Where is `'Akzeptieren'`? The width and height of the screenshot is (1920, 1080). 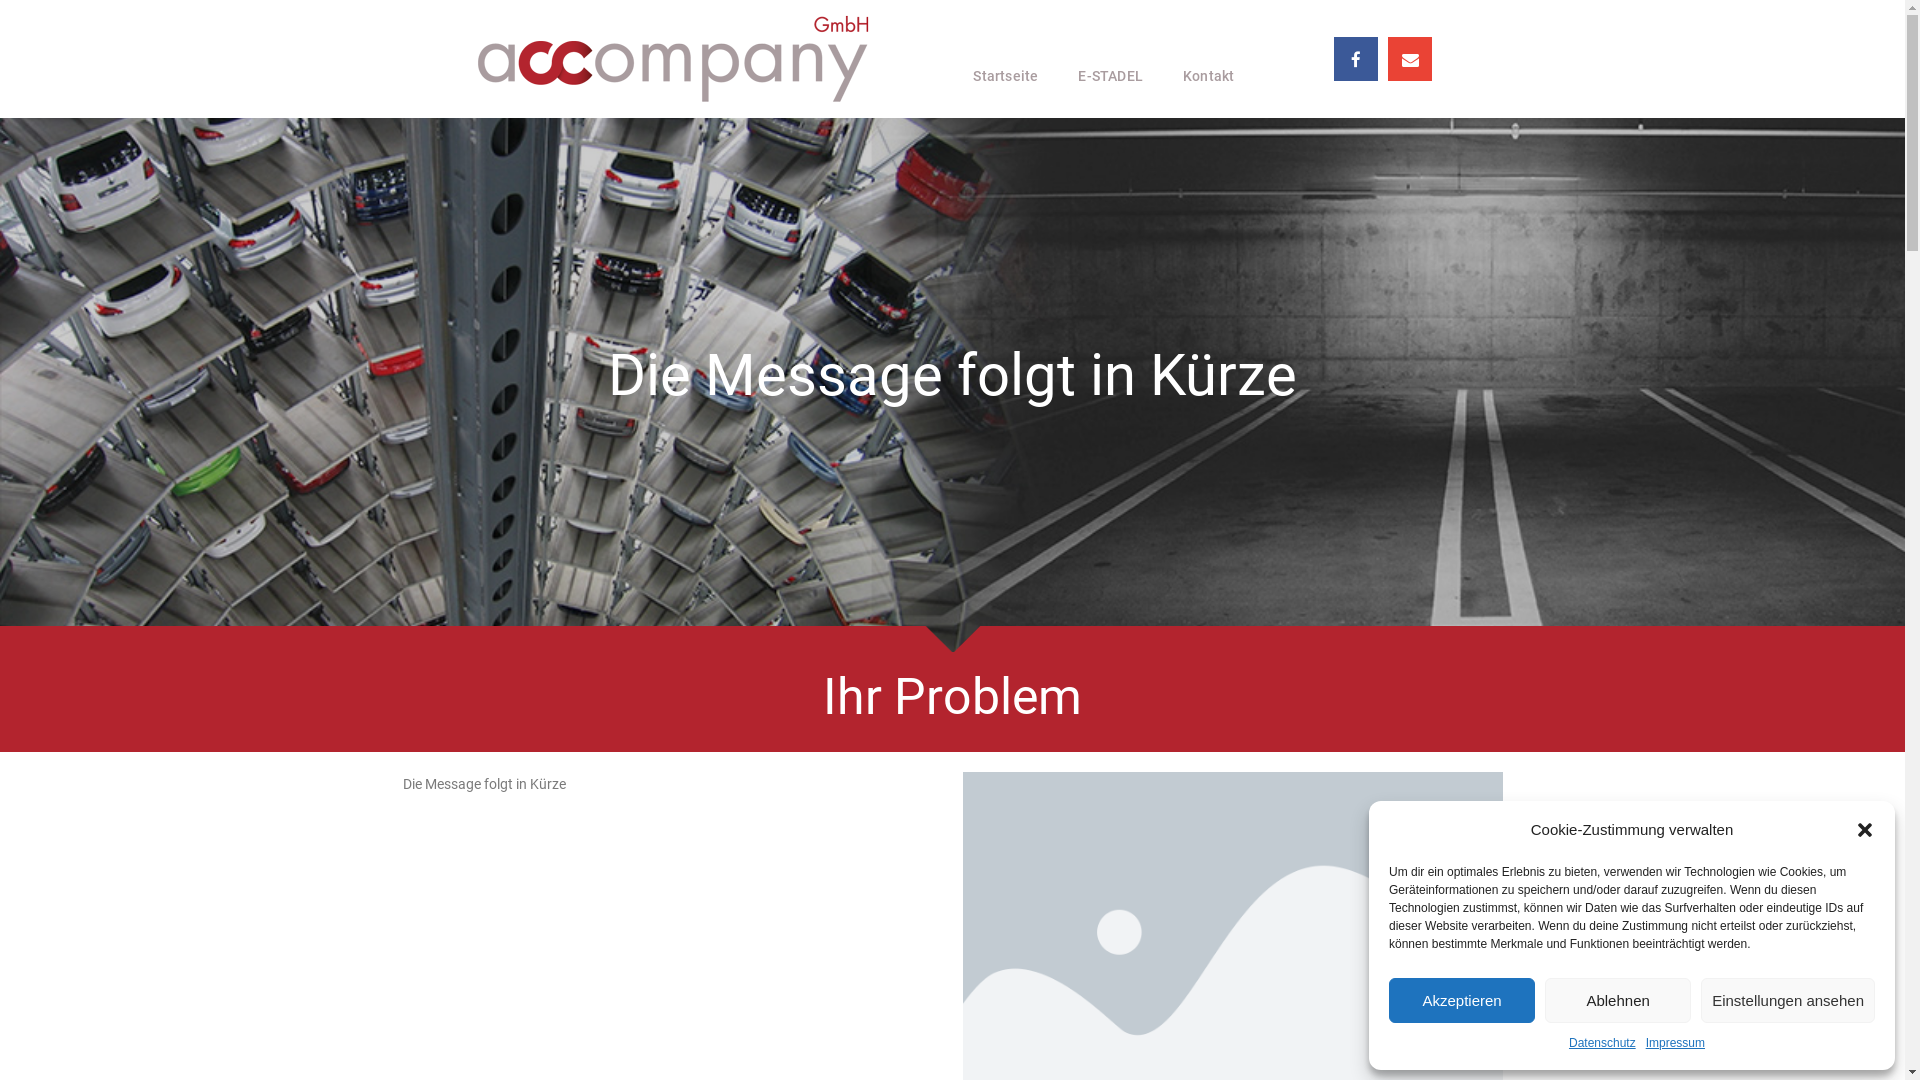
'Akzeptieren' is located at coordinates (1462, 1000).